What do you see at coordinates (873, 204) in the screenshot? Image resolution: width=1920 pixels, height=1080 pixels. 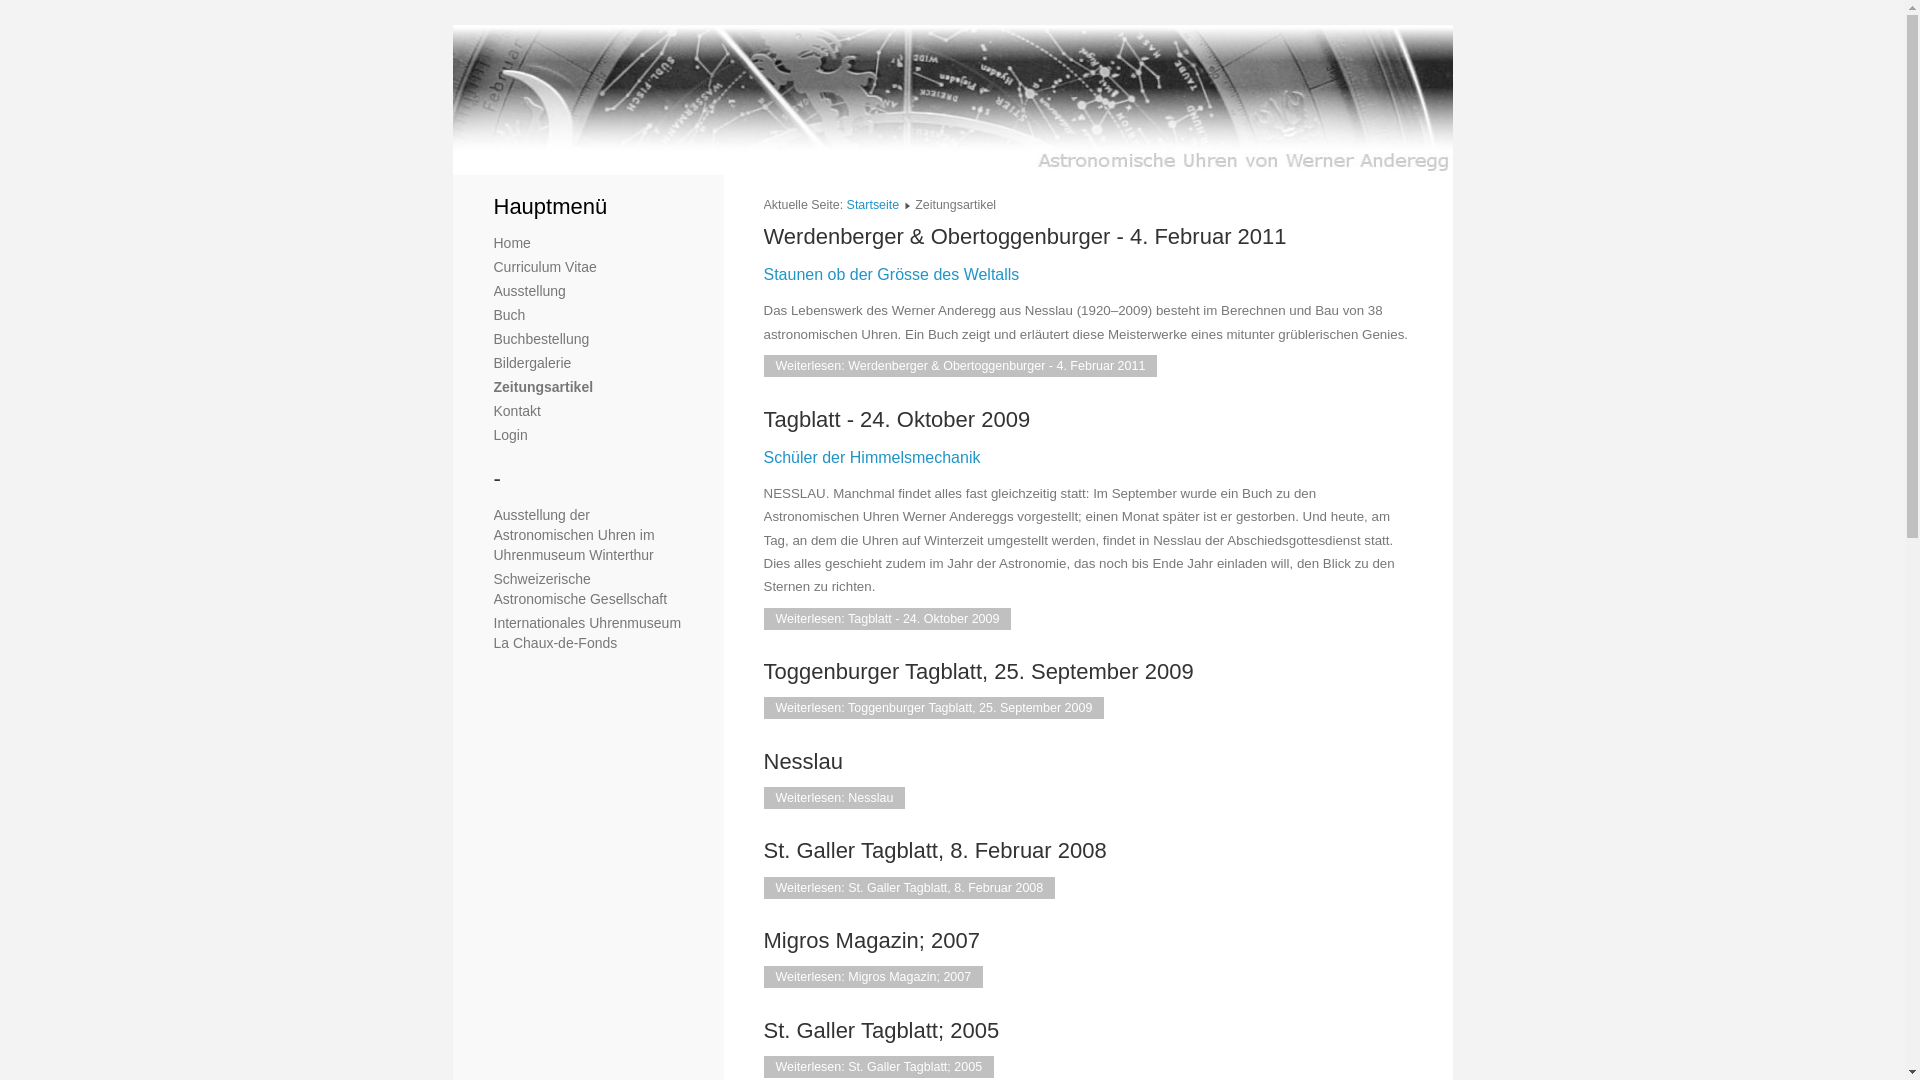 I see `'Startseite'` at bounding box center [873, 204].